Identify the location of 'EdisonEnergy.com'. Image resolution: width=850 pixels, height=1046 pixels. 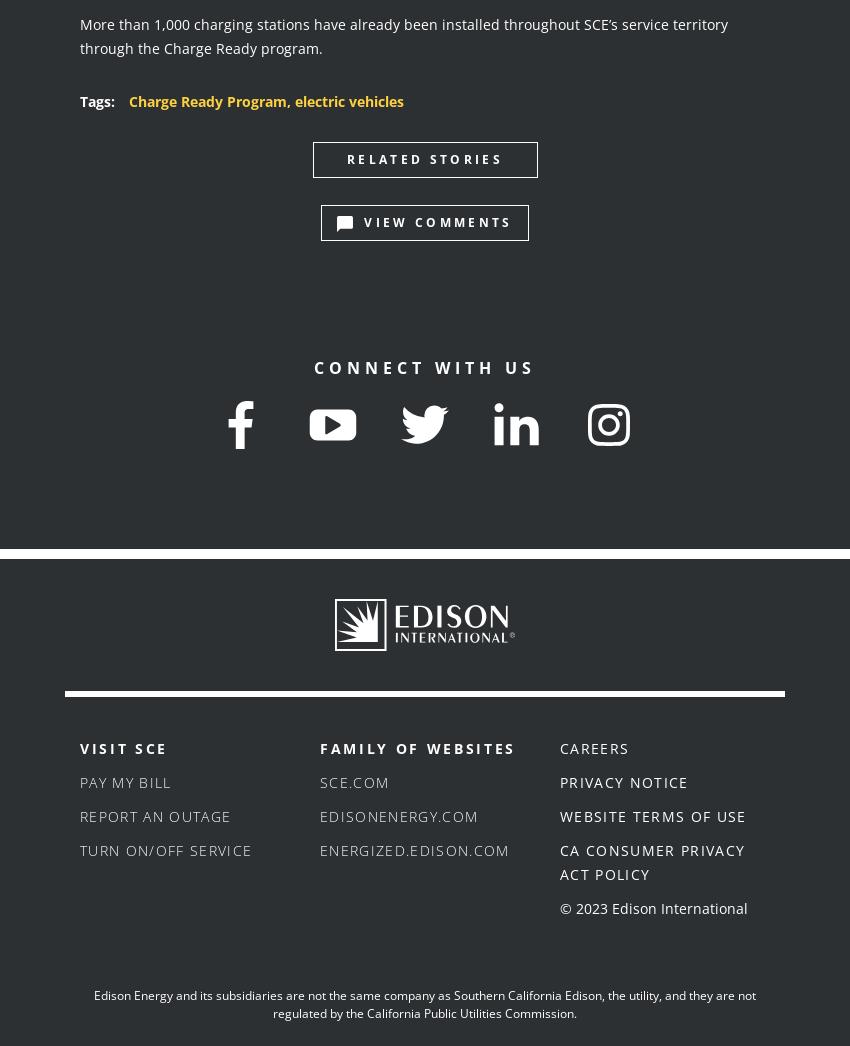
(320, 816).